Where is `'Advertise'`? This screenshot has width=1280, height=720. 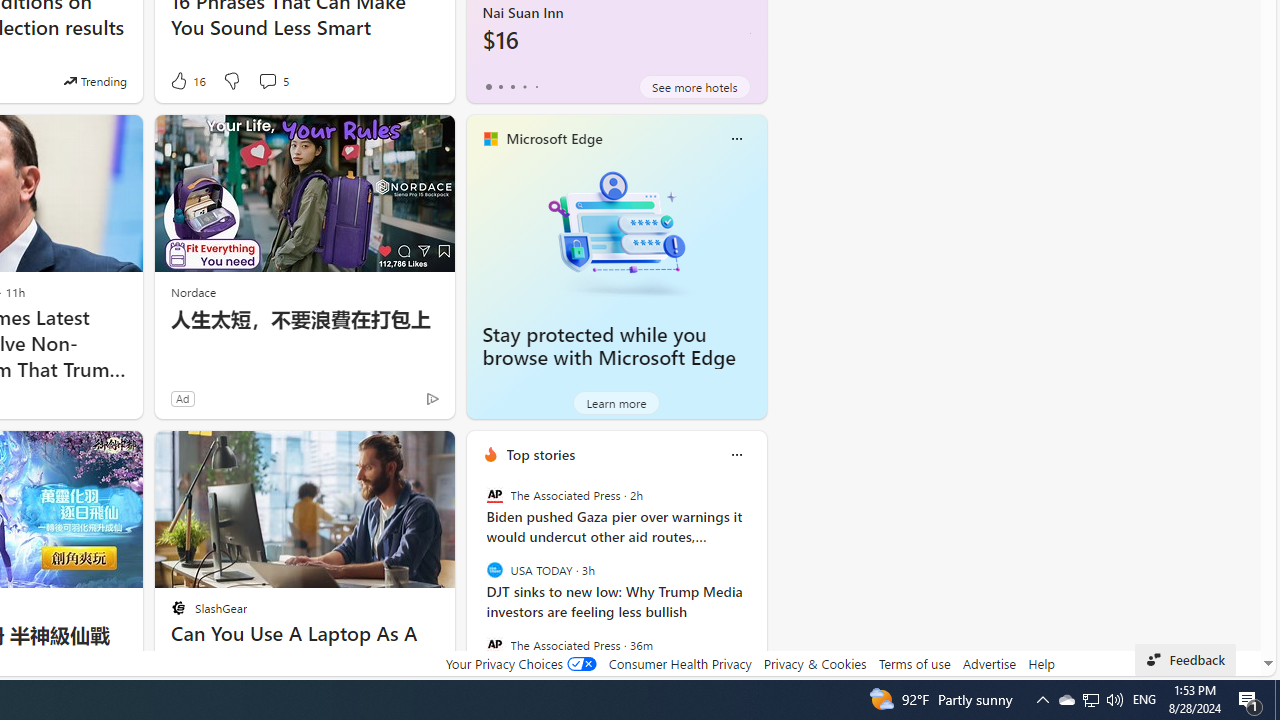 'Advertise' is located at coordinates (990, 663).